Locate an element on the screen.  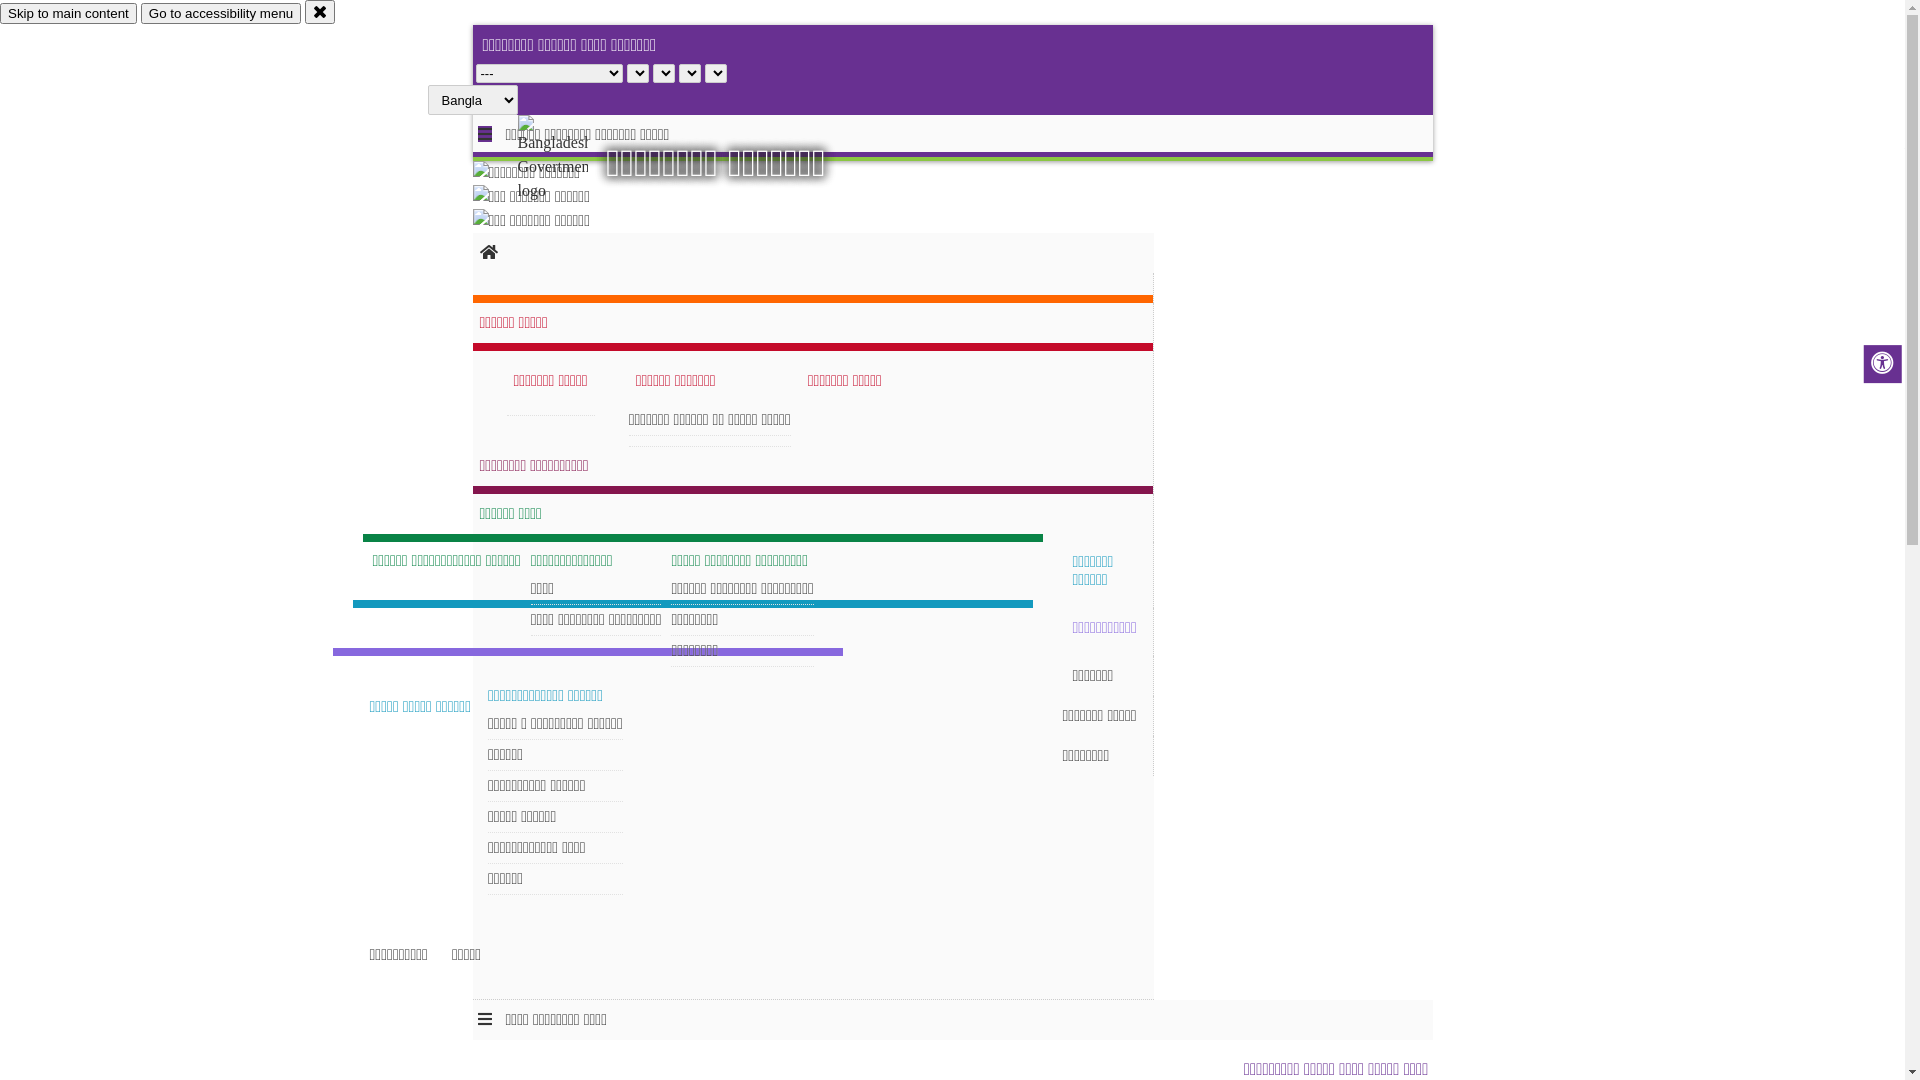
'Skip to main content' is located at coordinates (68, 13).